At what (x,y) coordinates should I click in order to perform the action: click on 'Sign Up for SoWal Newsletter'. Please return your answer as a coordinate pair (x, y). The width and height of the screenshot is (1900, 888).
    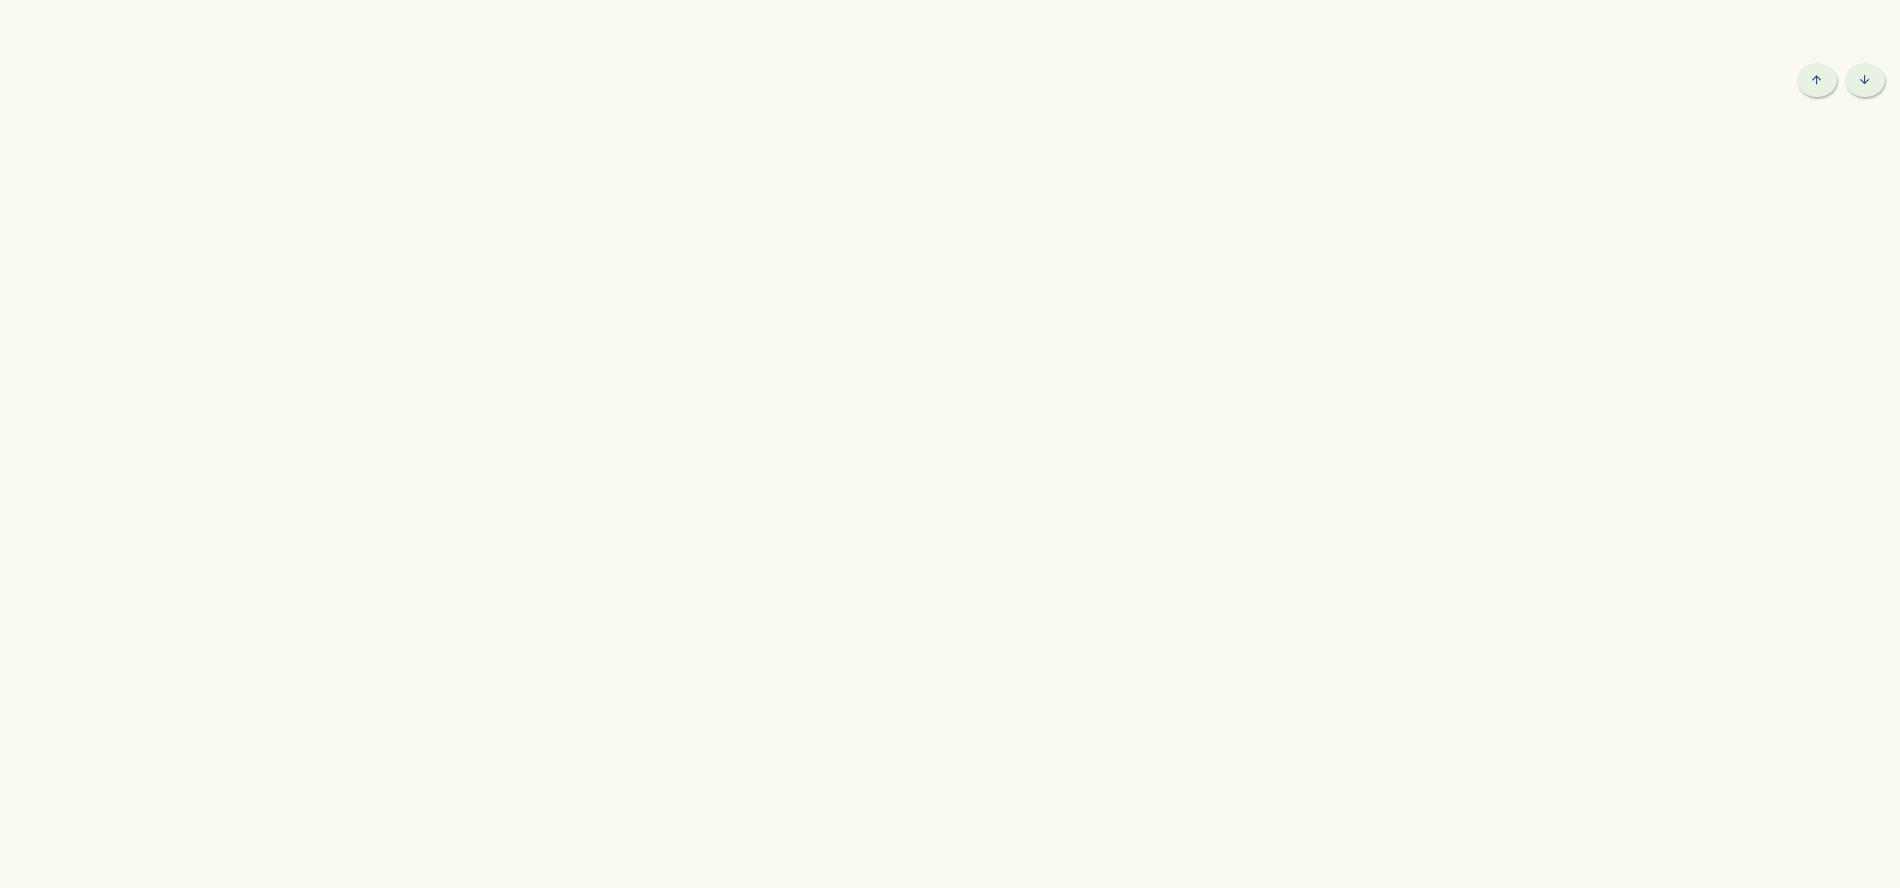
    Looking at the image, I should click on (1520, 160).